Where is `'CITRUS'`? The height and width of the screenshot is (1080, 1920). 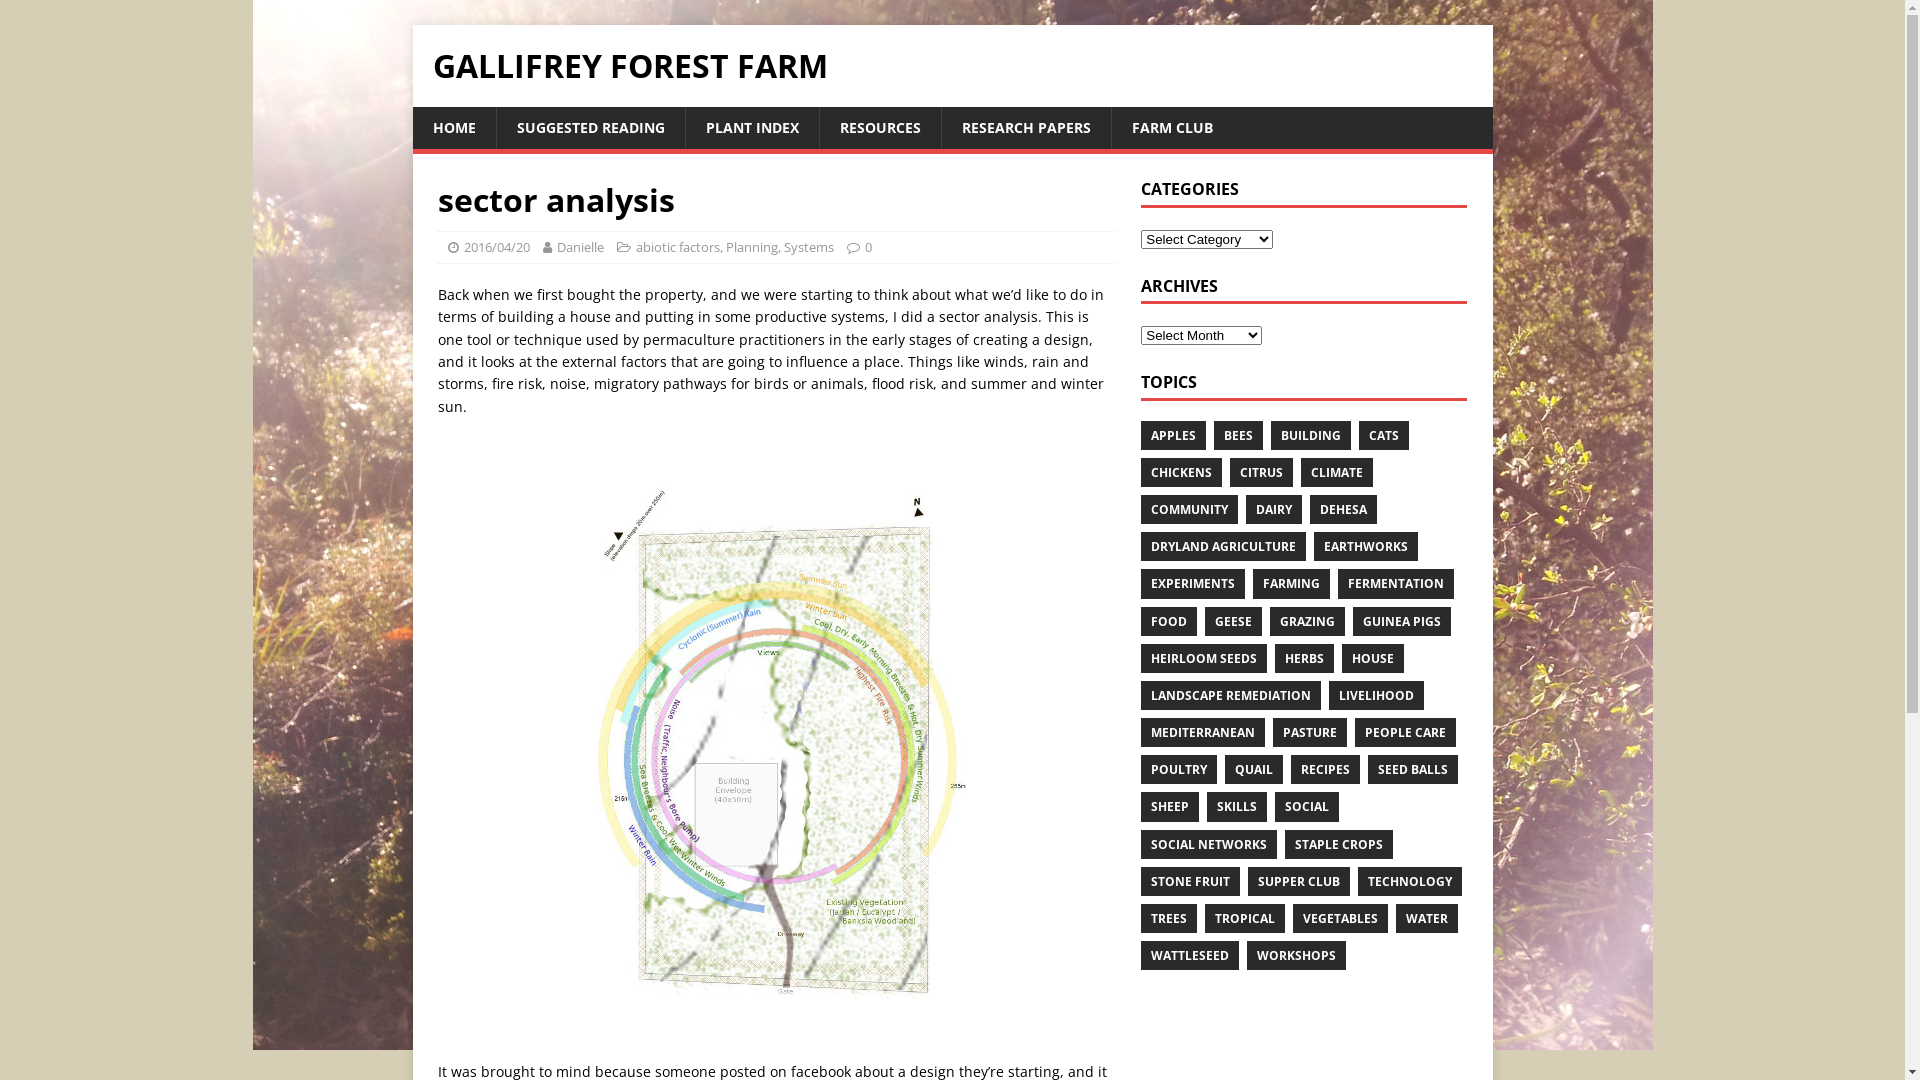
'CITRUS' is located at coordinates (1260, 472).